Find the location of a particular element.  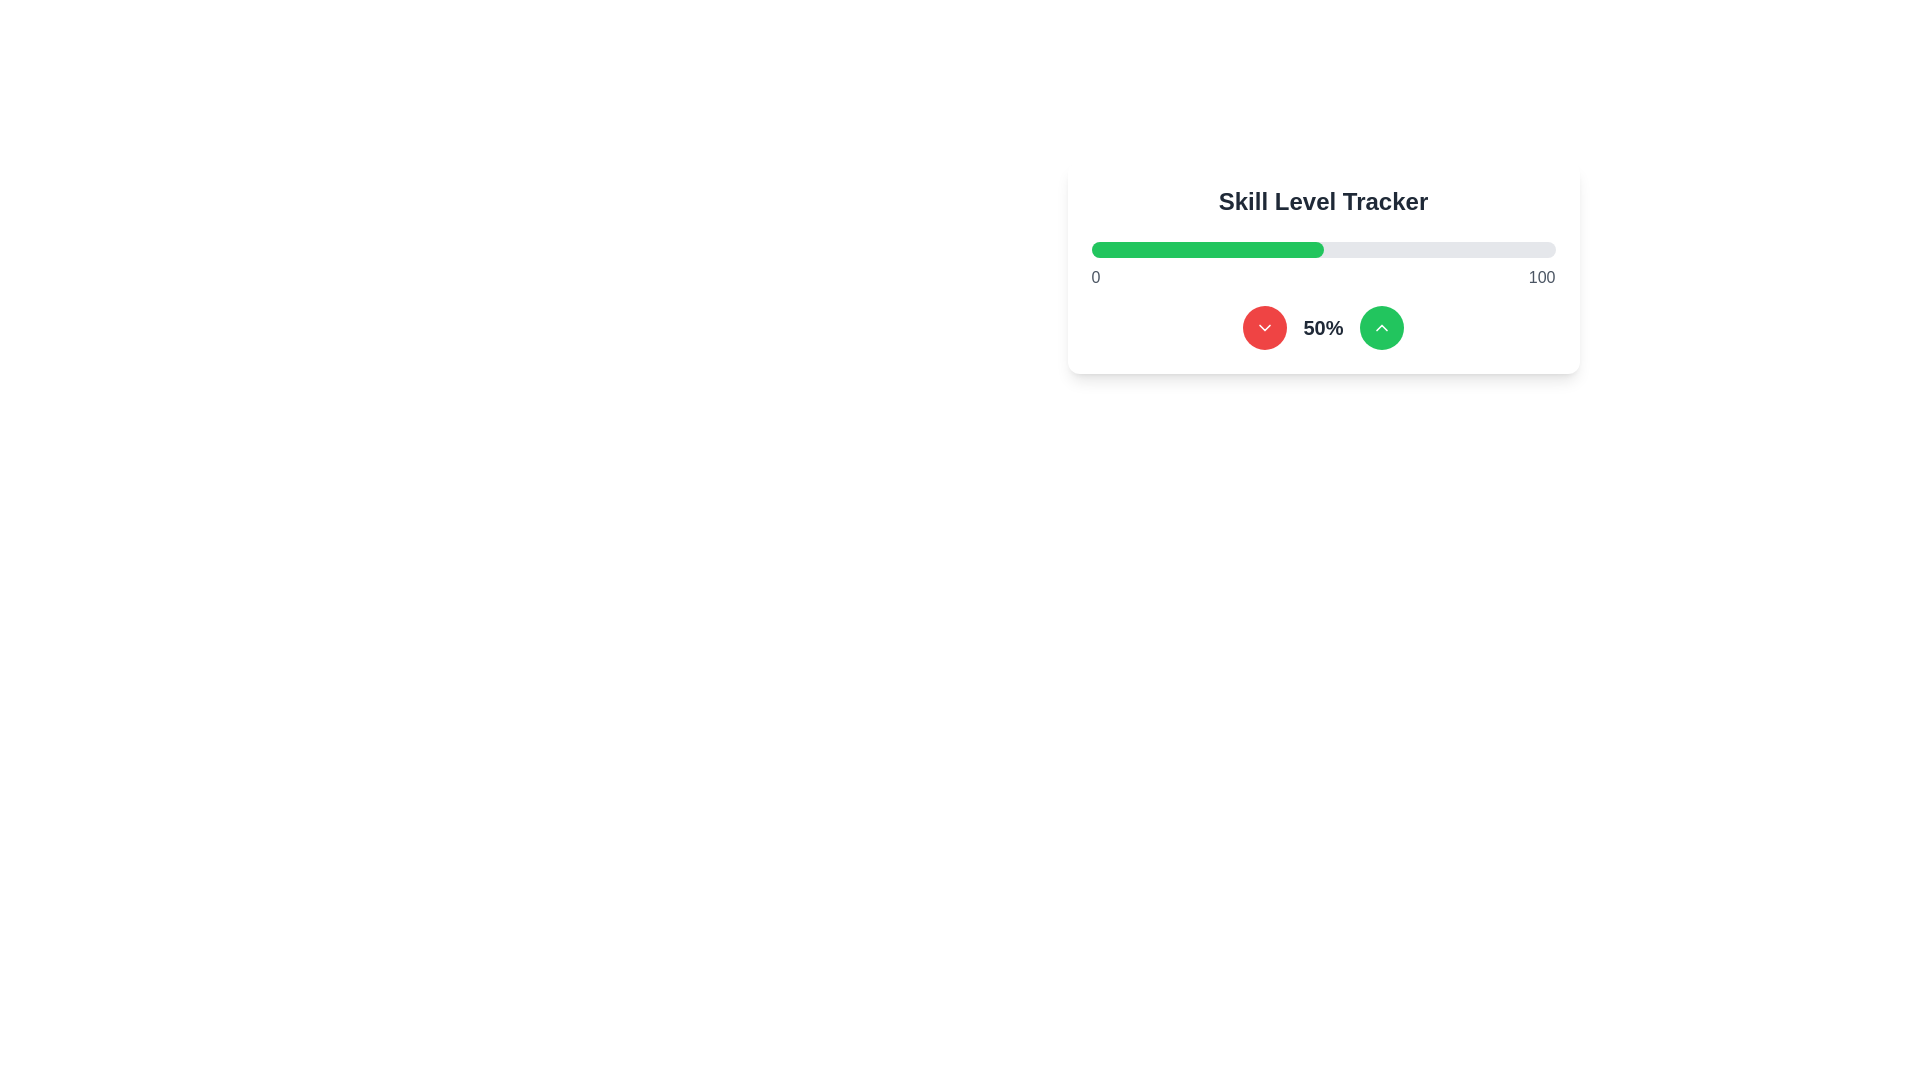

the circular green button with a white upward arrow icon, which is the rightmost button in a horizontal row is located at coordinates (1380, 326).